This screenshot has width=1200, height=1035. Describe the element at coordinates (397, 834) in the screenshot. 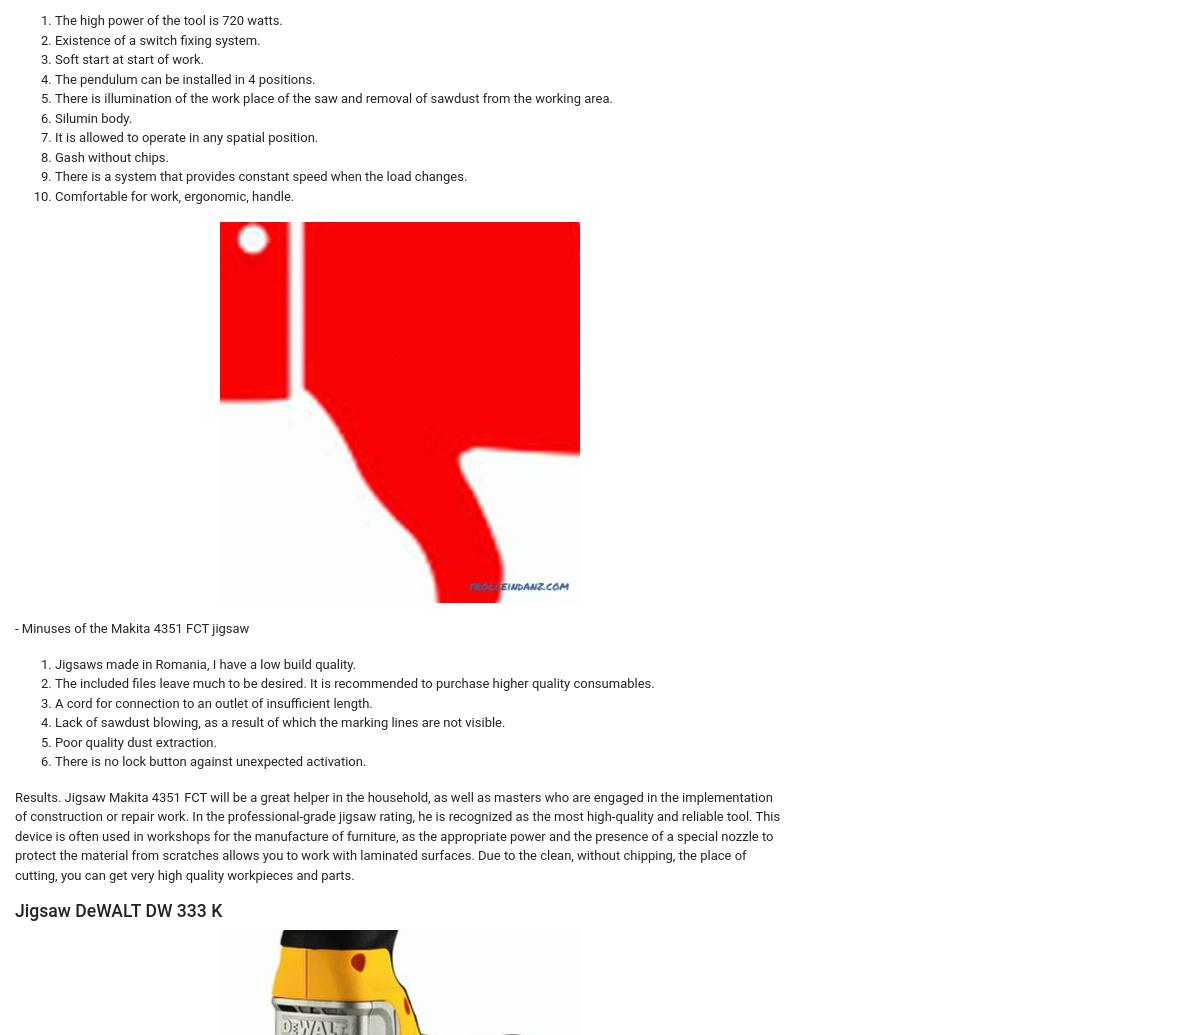

I see `'Results. Jigsaw Makita 4351 FCT will be a great helper in the household, as well as masters who are engaged in the implementation of construction or repair work. In the professional-grade jigsaw rating, he is recognized as the most high-quality and reliable tool. This device is often used in workshops for the manufacture of furniture, as the appropriate power and the presence of a special nozzle to protect the material from scratches allows you to work with laminated surfaces. Due to the clean, without chipping, the place of cutting, you can get very high quality workpieces and parts.'` at that location.